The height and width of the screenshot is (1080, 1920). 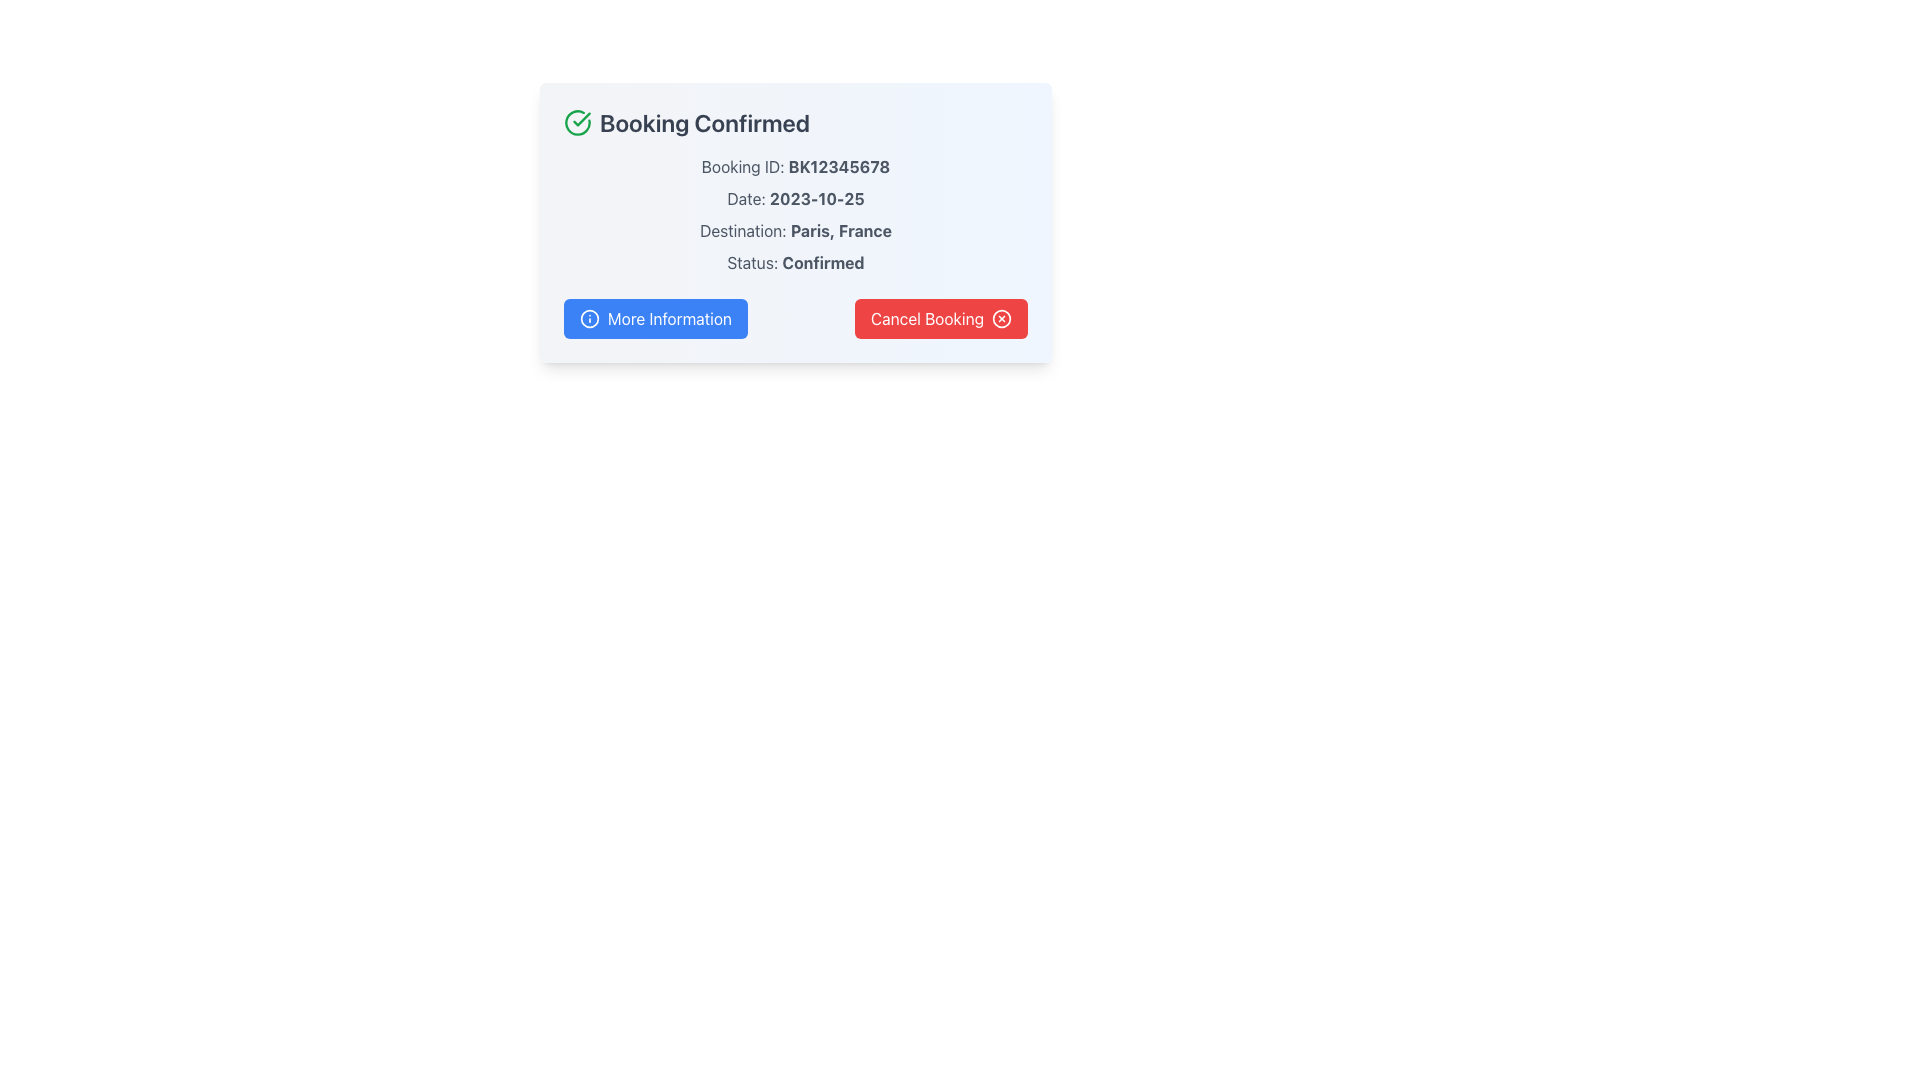 What do you see at coordinates (1002, 318) in the screenshot?
I see `the cancel action icon located to the right of the text in the 'Cancel Booking' button` at bounding box center [1002, 318].